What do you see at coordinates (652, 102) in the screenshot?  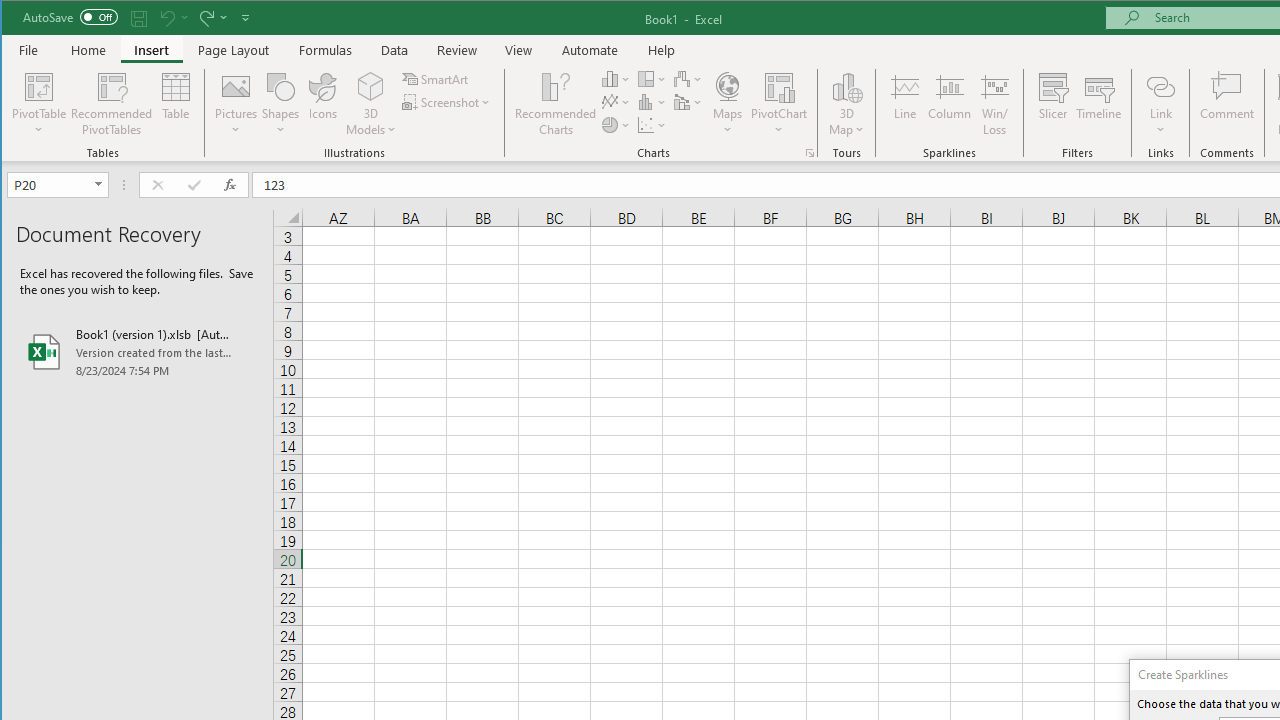 I see `'Insert Statistic Chart'` at bounding box center [652, 102].